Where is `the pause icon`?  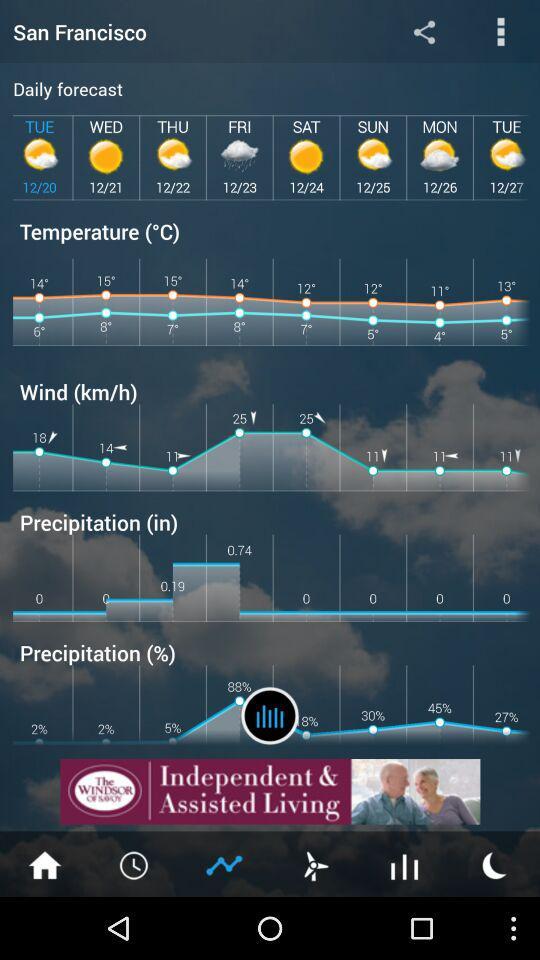
the pause icon is located at coordinates (270, 765).